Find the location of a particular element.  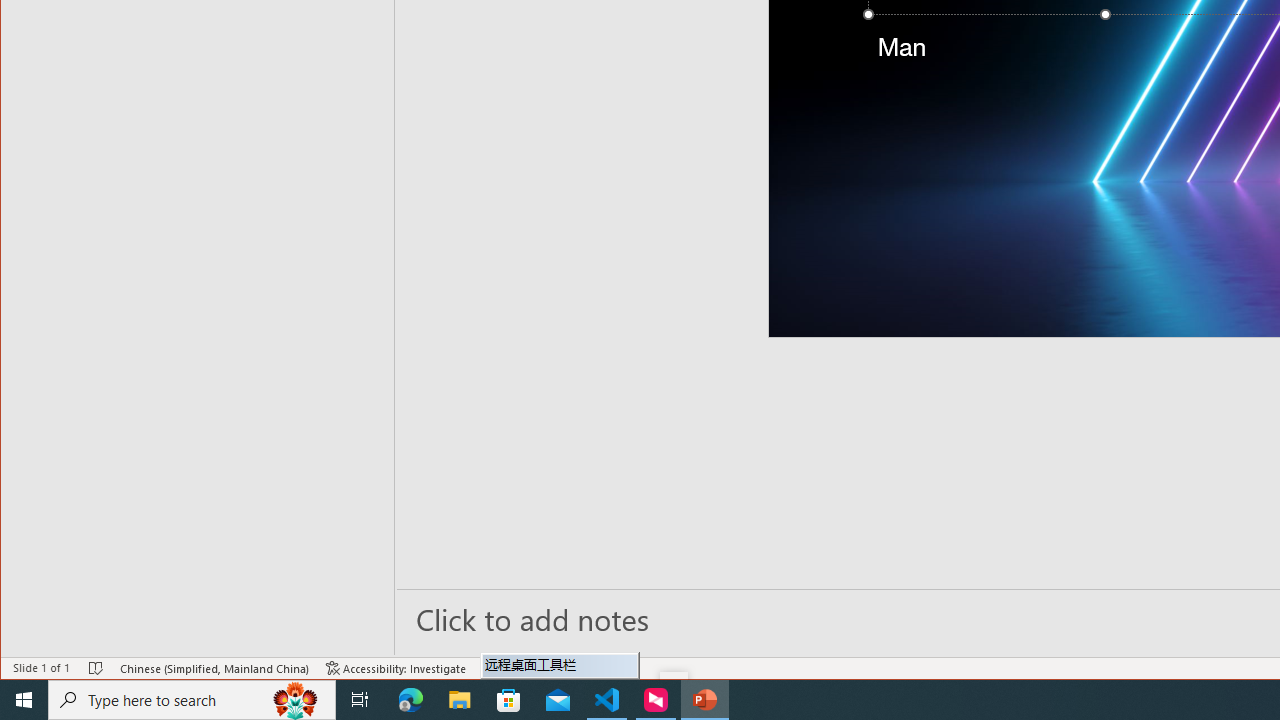

'Microsoft Store' is located at coordinates (509, 698).